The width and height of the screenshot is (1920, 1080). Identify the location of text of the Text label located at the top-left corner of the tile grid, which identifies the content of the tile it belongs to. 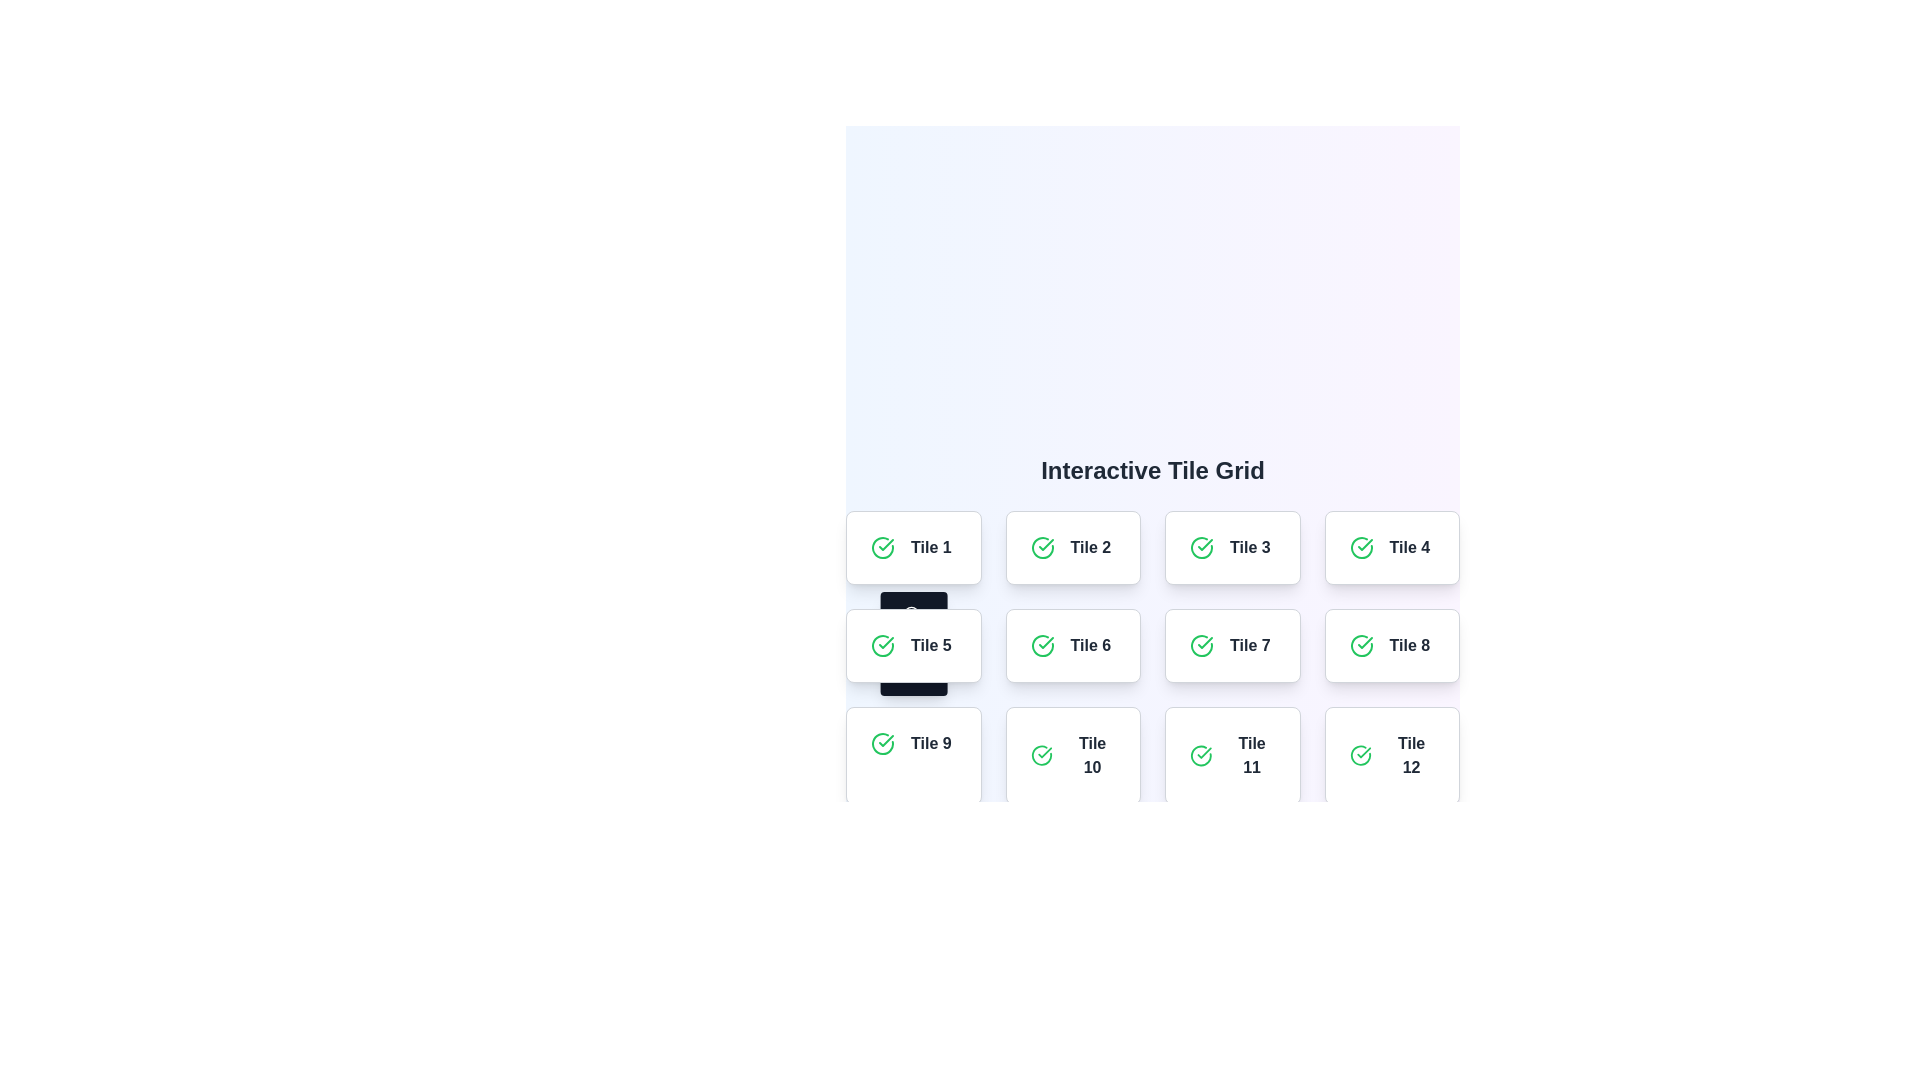
(930, 547).